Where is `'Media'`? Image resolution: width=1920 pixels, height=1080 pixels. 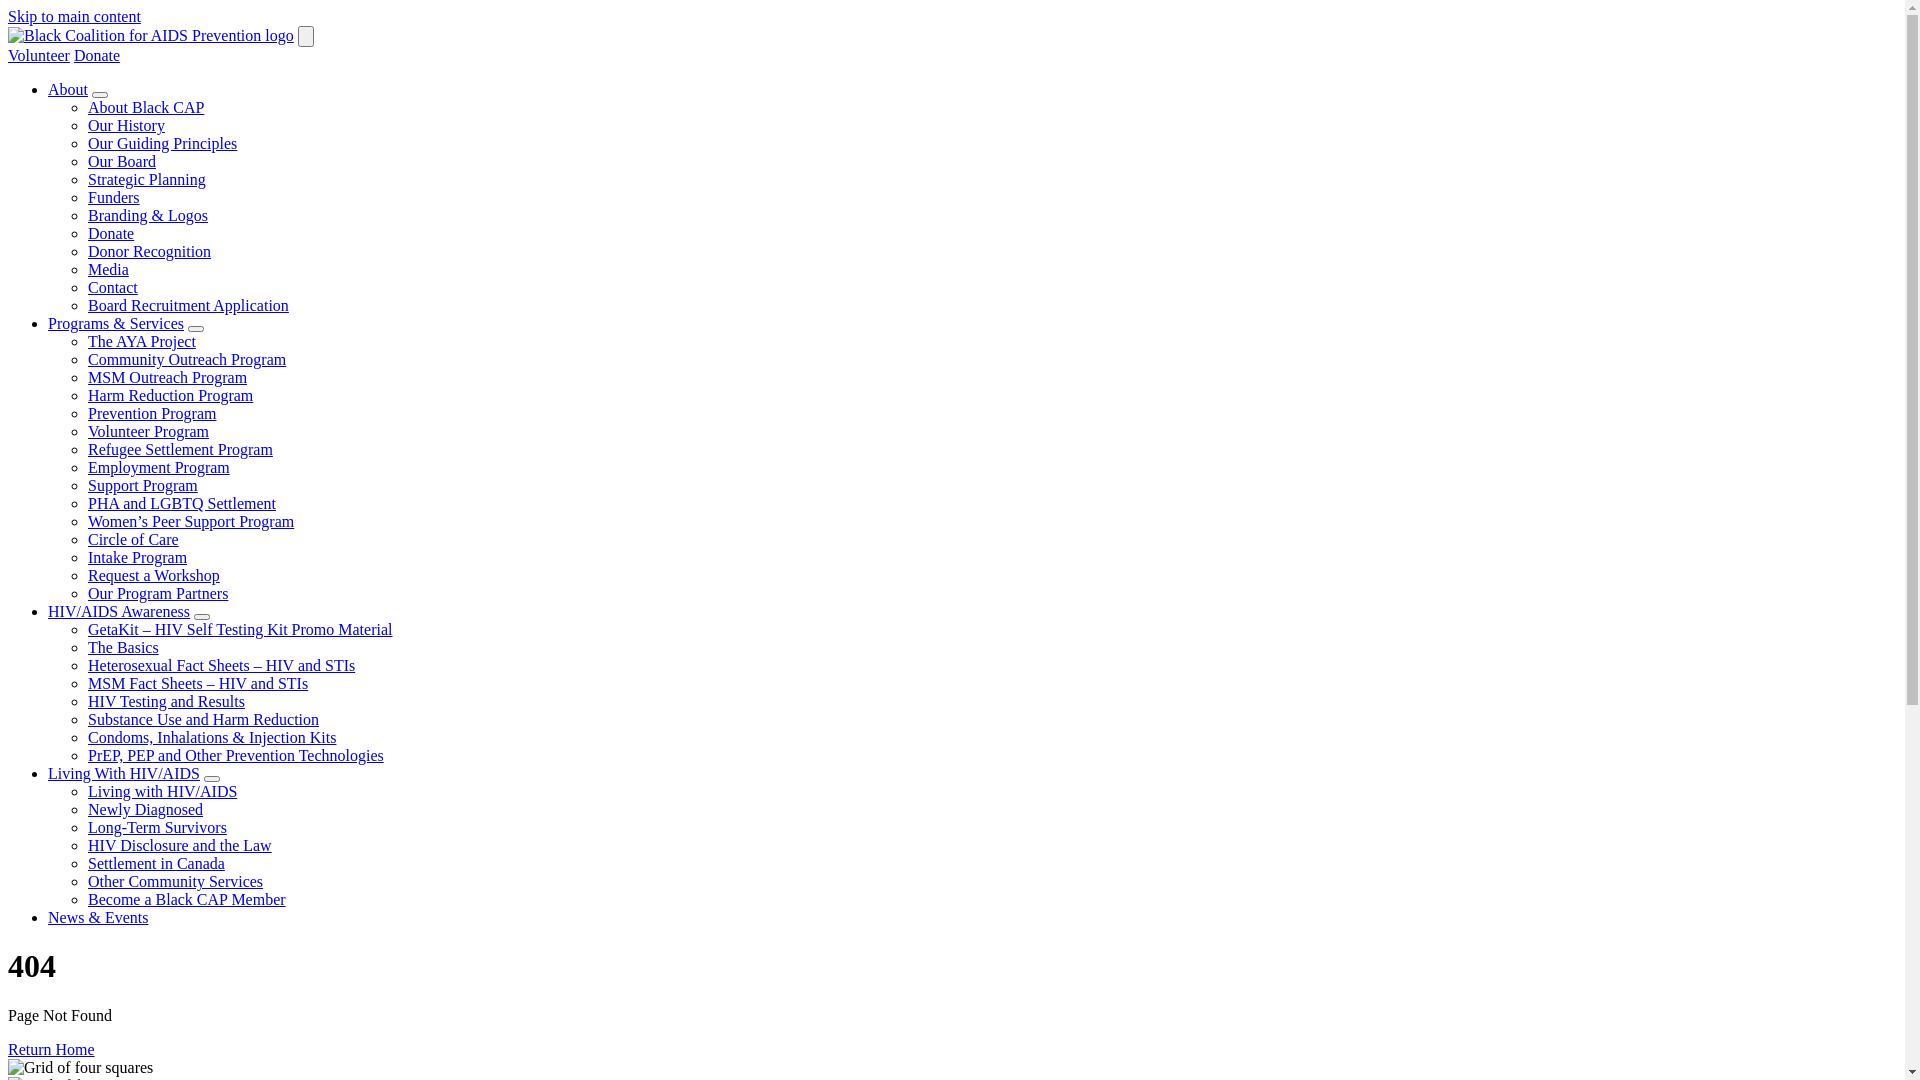
'Media' is located at coordinates (107, 268).